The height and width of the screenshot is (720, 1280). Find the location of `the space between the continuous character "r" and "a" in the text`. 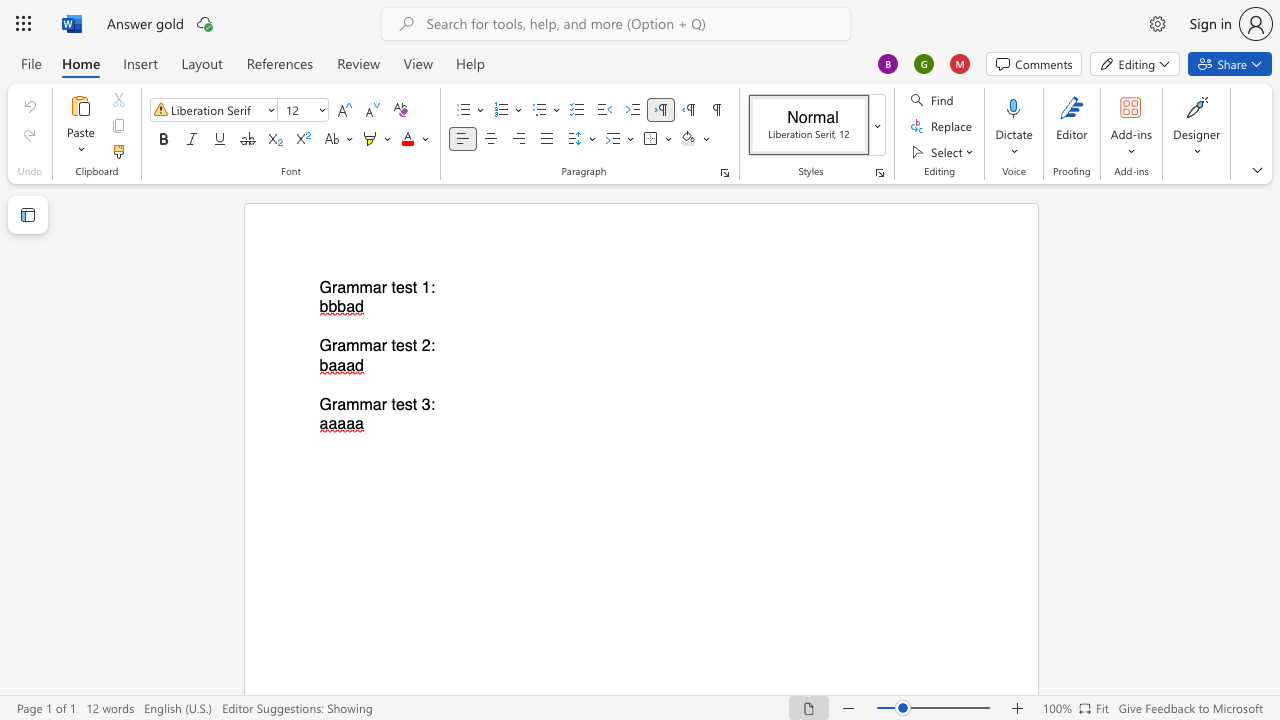

the space between the continuous character "r" and "a" in the text is located at coordinates (338, 345).